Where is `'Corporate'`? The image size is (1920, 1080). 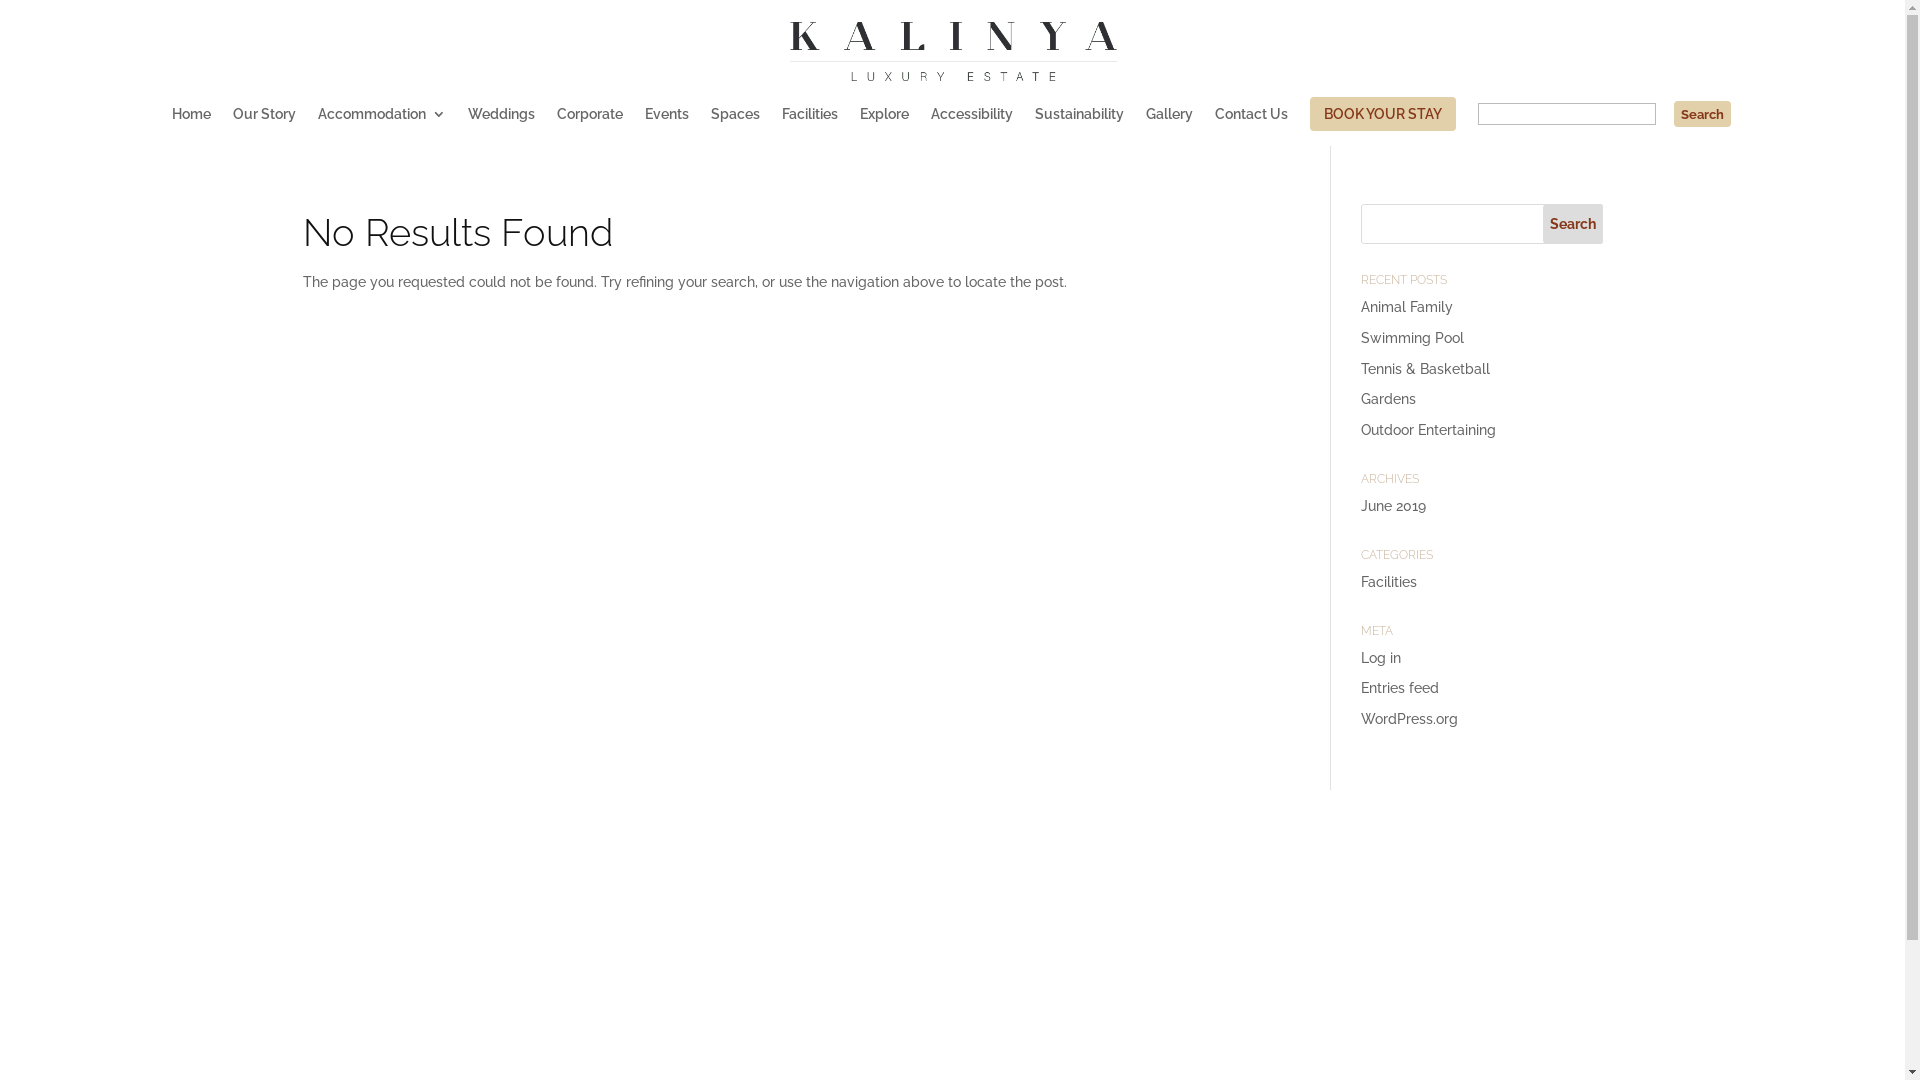 'Corporate' is located at coordinates (589, 123).